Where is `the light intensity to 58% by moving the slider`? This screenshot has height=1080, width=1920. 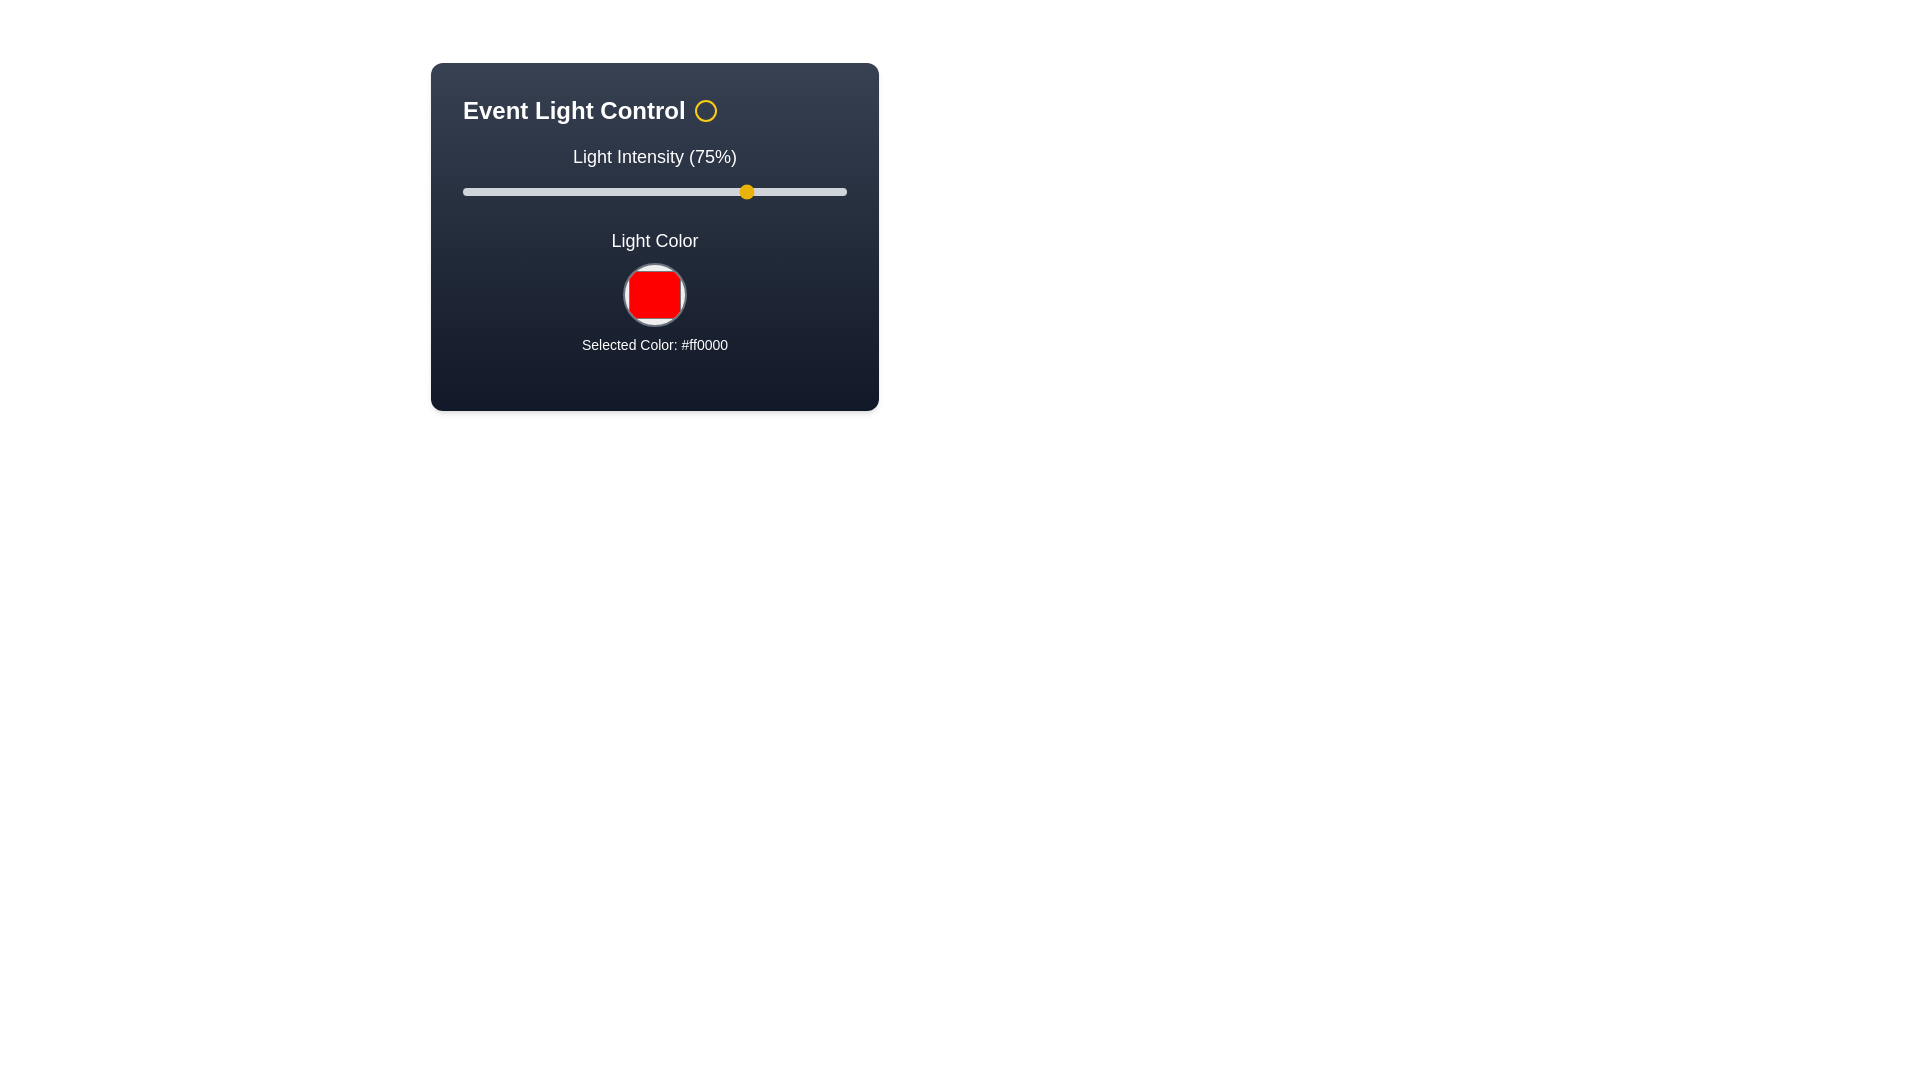 the light intensity to 58% by moving the slider is located at coordinates (685, 192).